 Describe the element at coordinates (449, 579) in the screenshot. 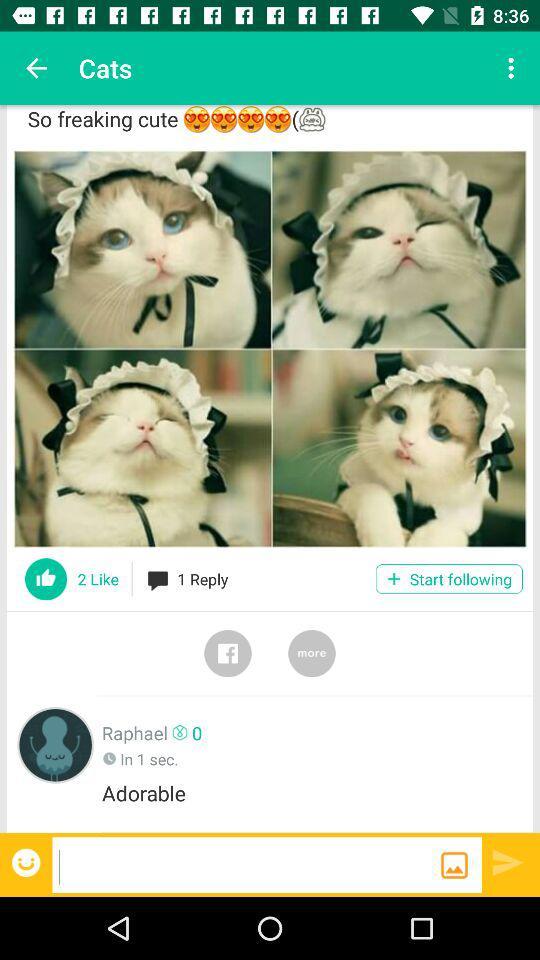

I see `the start following icon` at that location.